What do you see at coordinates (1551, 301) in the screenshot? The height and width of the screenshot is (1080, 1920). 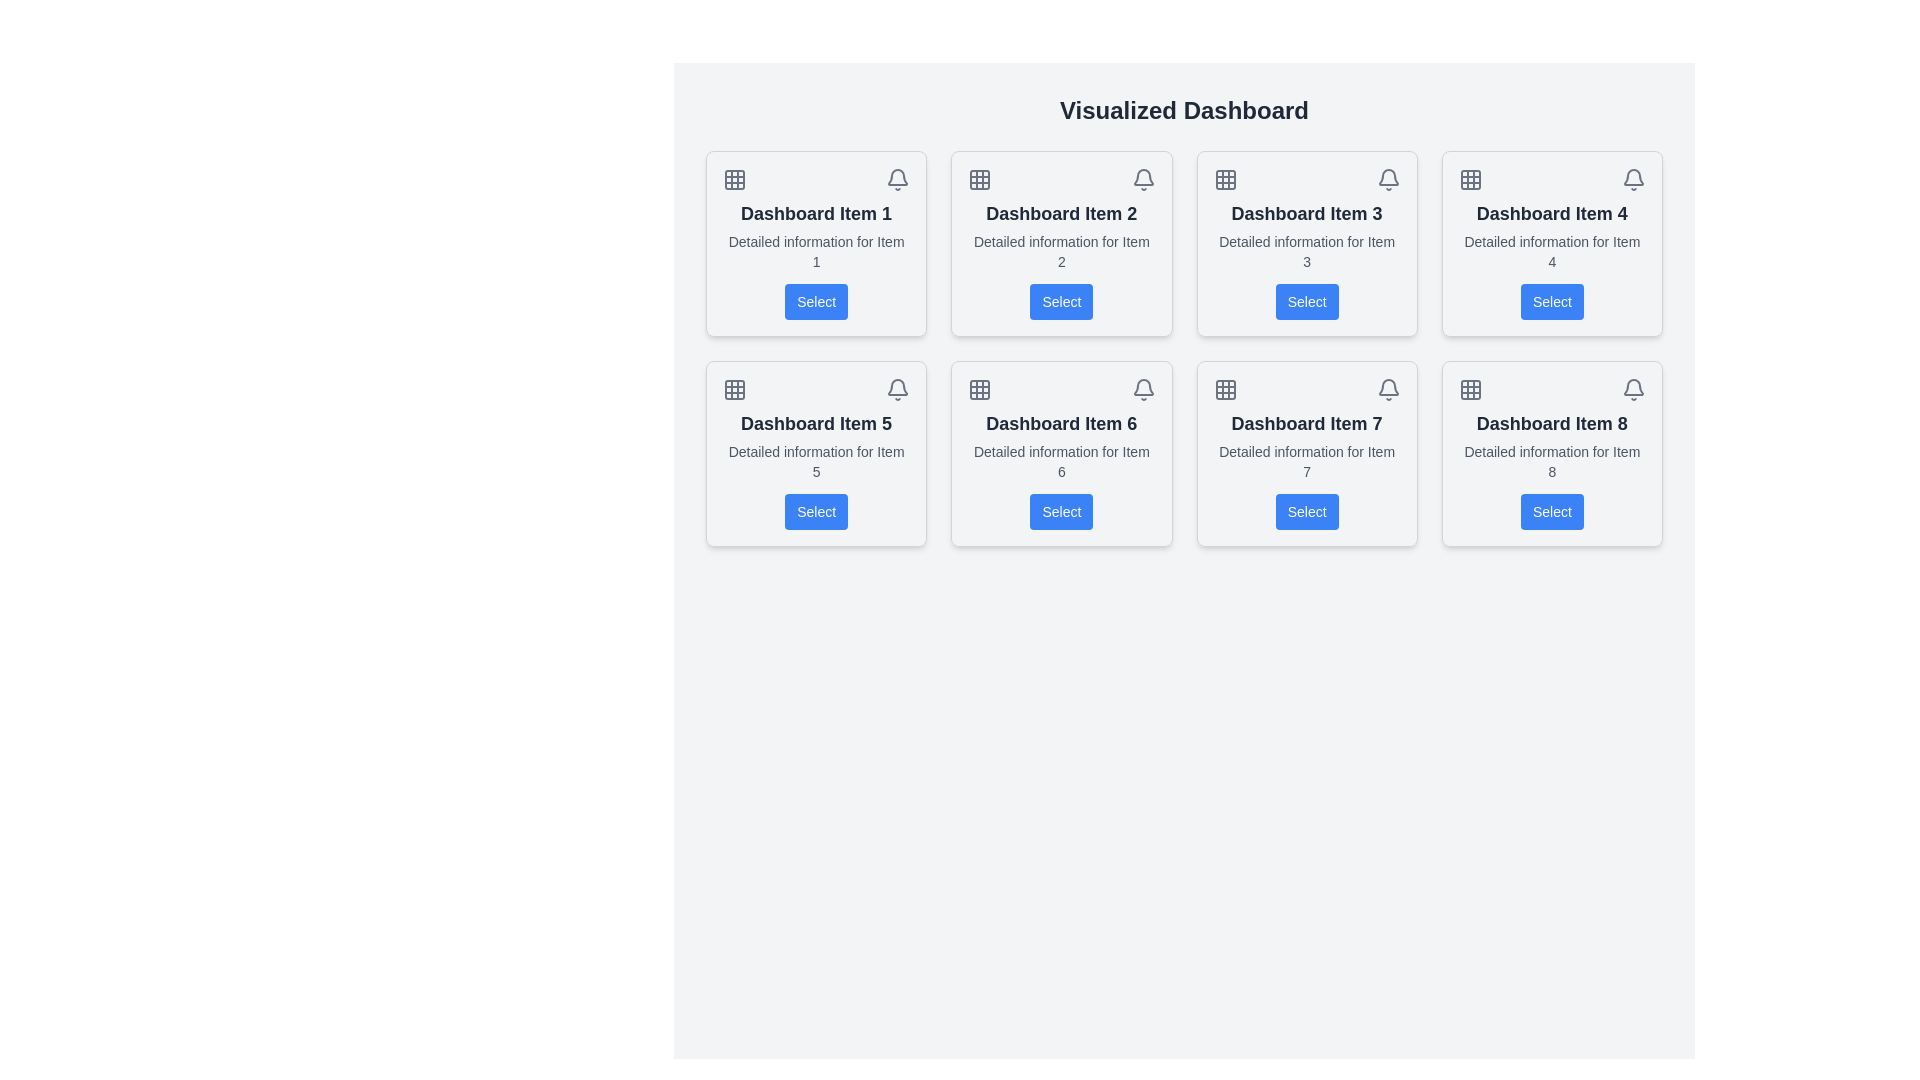 I see `the 'Select' button with a blue background and white text located in the fourth item of the dashboard grid to observe the hover effect` at bounding box center [1551, 301].